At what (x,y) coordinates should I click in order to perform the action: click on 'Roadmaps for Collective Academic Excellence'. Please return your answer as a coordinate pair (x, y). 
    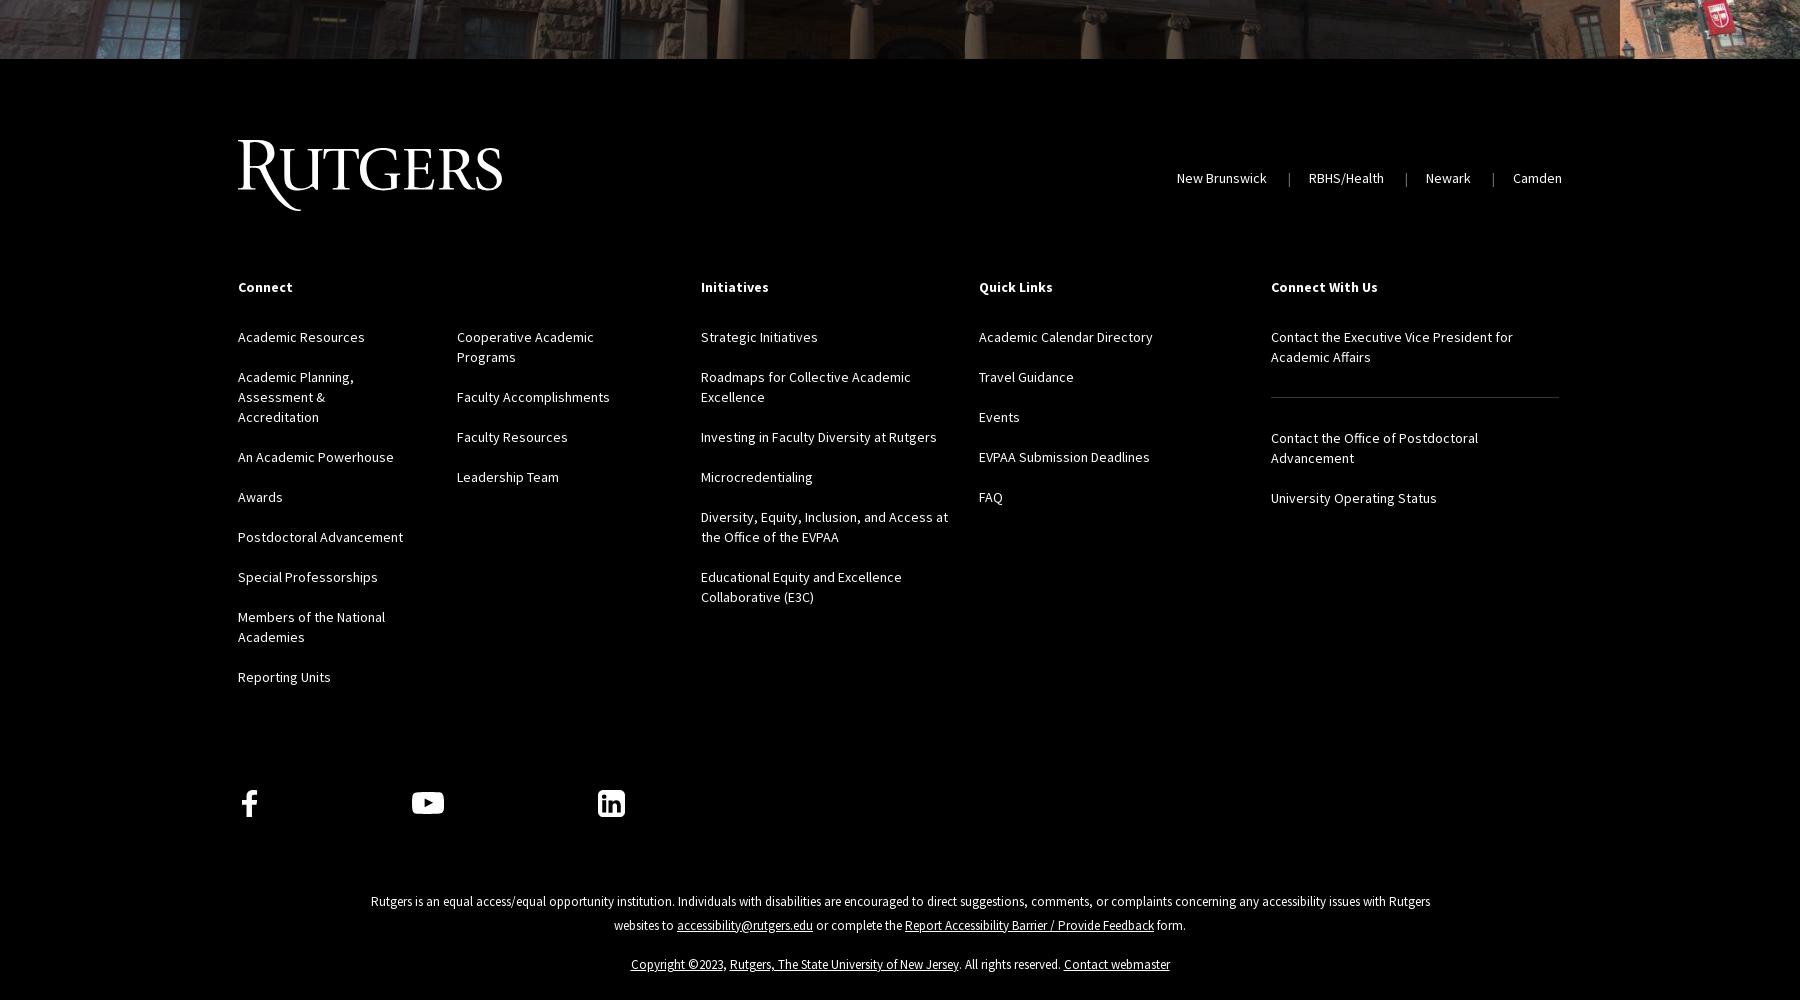
    Looking at the image, I should click on (699, 387).